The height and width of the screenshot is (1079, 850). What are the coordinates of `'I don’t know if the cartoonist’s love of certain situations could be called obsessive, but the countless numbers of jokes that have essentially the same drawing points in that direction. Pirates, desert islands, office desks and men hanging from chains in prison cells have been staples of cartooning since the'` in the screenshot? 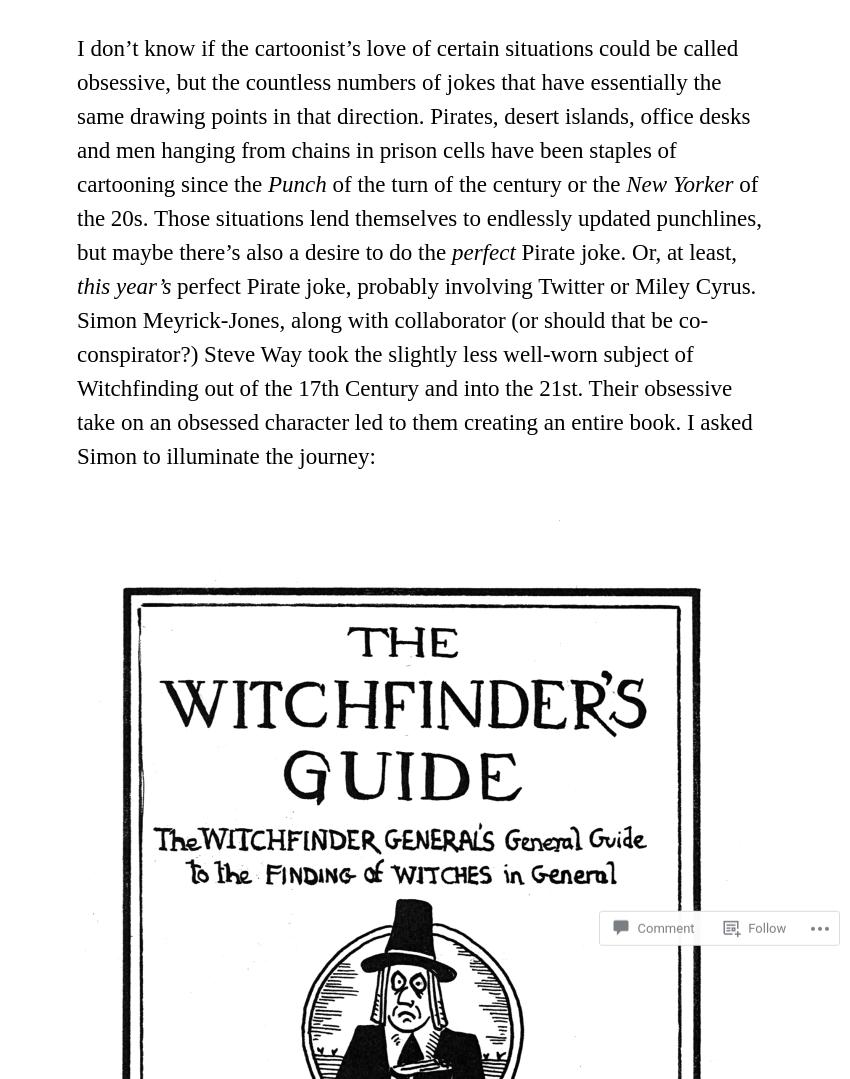 It's located at (413, 115).